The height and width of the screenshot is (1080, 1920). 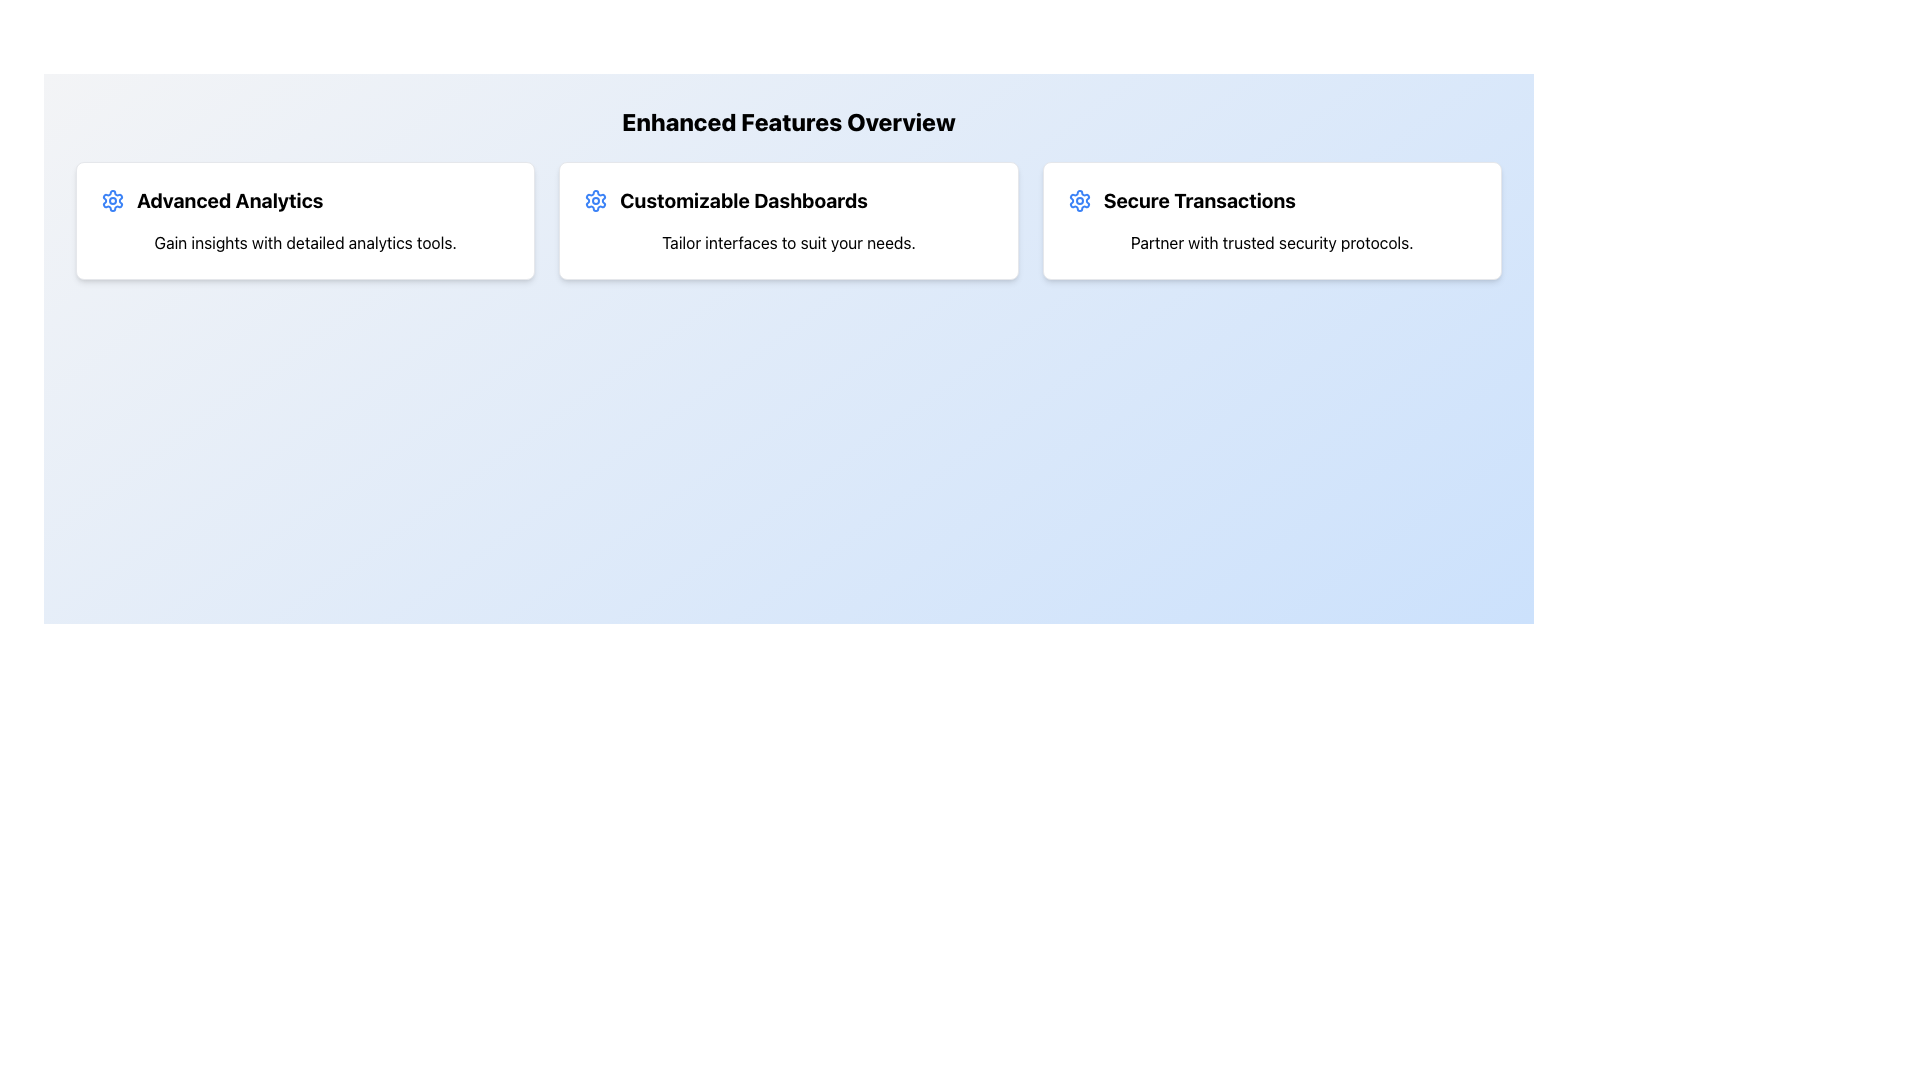 What do you see at coordinates (743, 200) in the screenshot?
I see `text from the Text Label that serves as a title for the feature card, located in the middle card under the 'Enhanced Features Overview' section` at bounding box center [743, 200].